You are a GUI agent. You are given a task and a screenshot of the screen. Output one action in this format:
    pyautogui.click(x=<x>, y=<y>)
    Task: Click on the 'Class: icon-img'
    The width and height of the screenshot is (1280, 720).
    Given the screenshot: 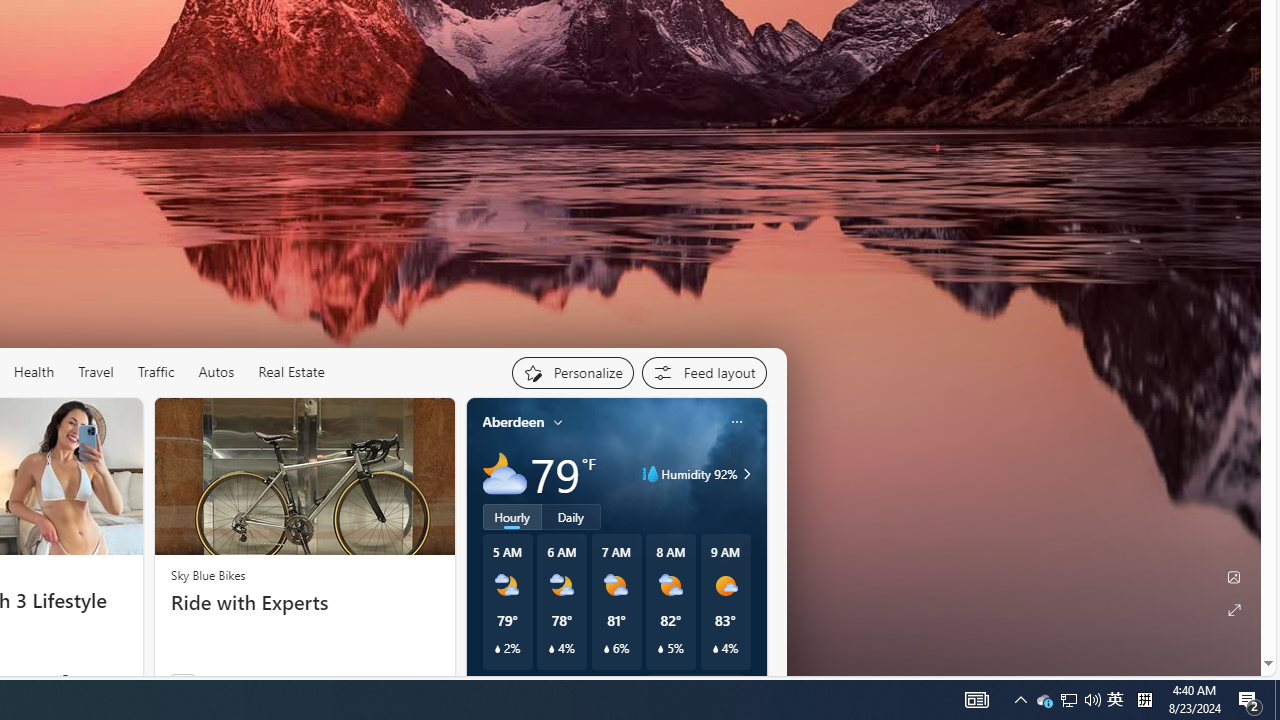 What is the action you would take?
    pyautogui.click(x=735, y=420)
    